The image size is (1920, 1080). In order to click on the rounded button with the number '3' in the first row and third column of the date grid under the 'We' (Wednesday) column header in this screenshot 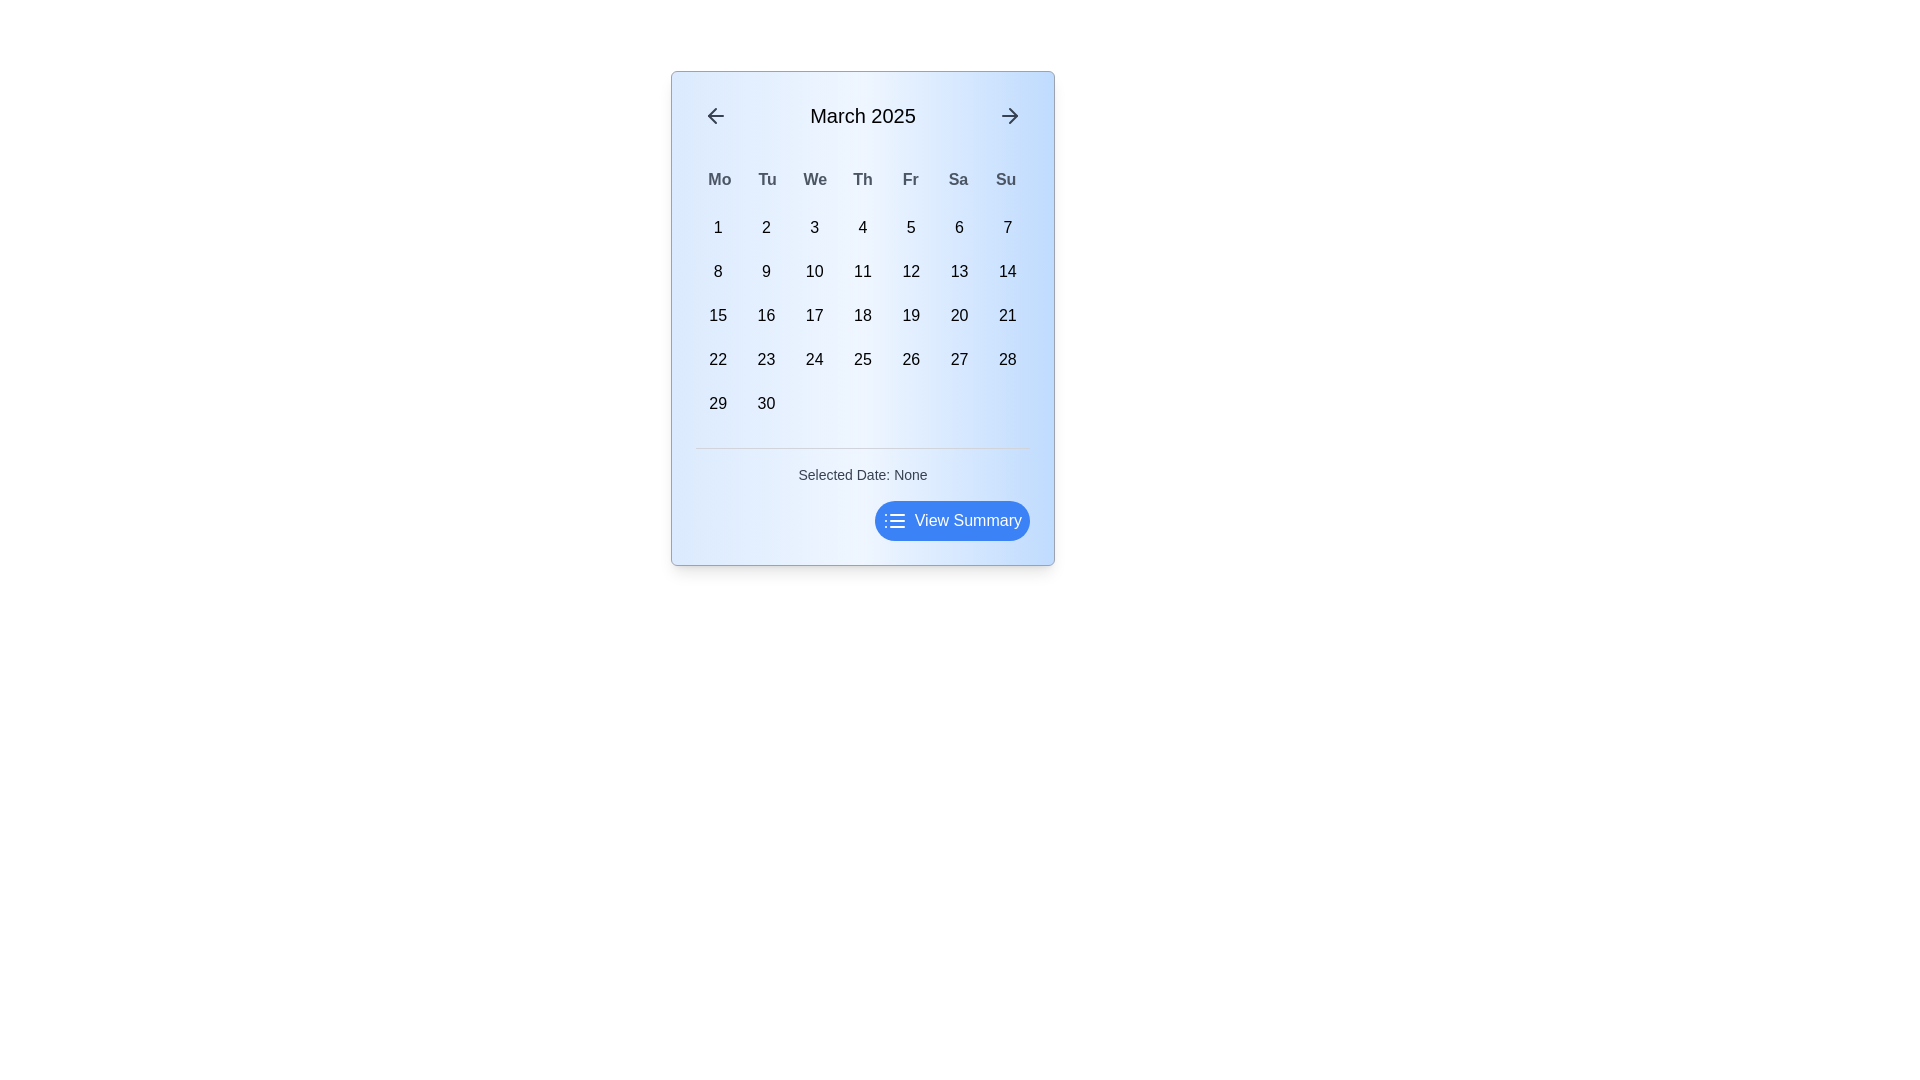, I will do `click(814, 226)`.